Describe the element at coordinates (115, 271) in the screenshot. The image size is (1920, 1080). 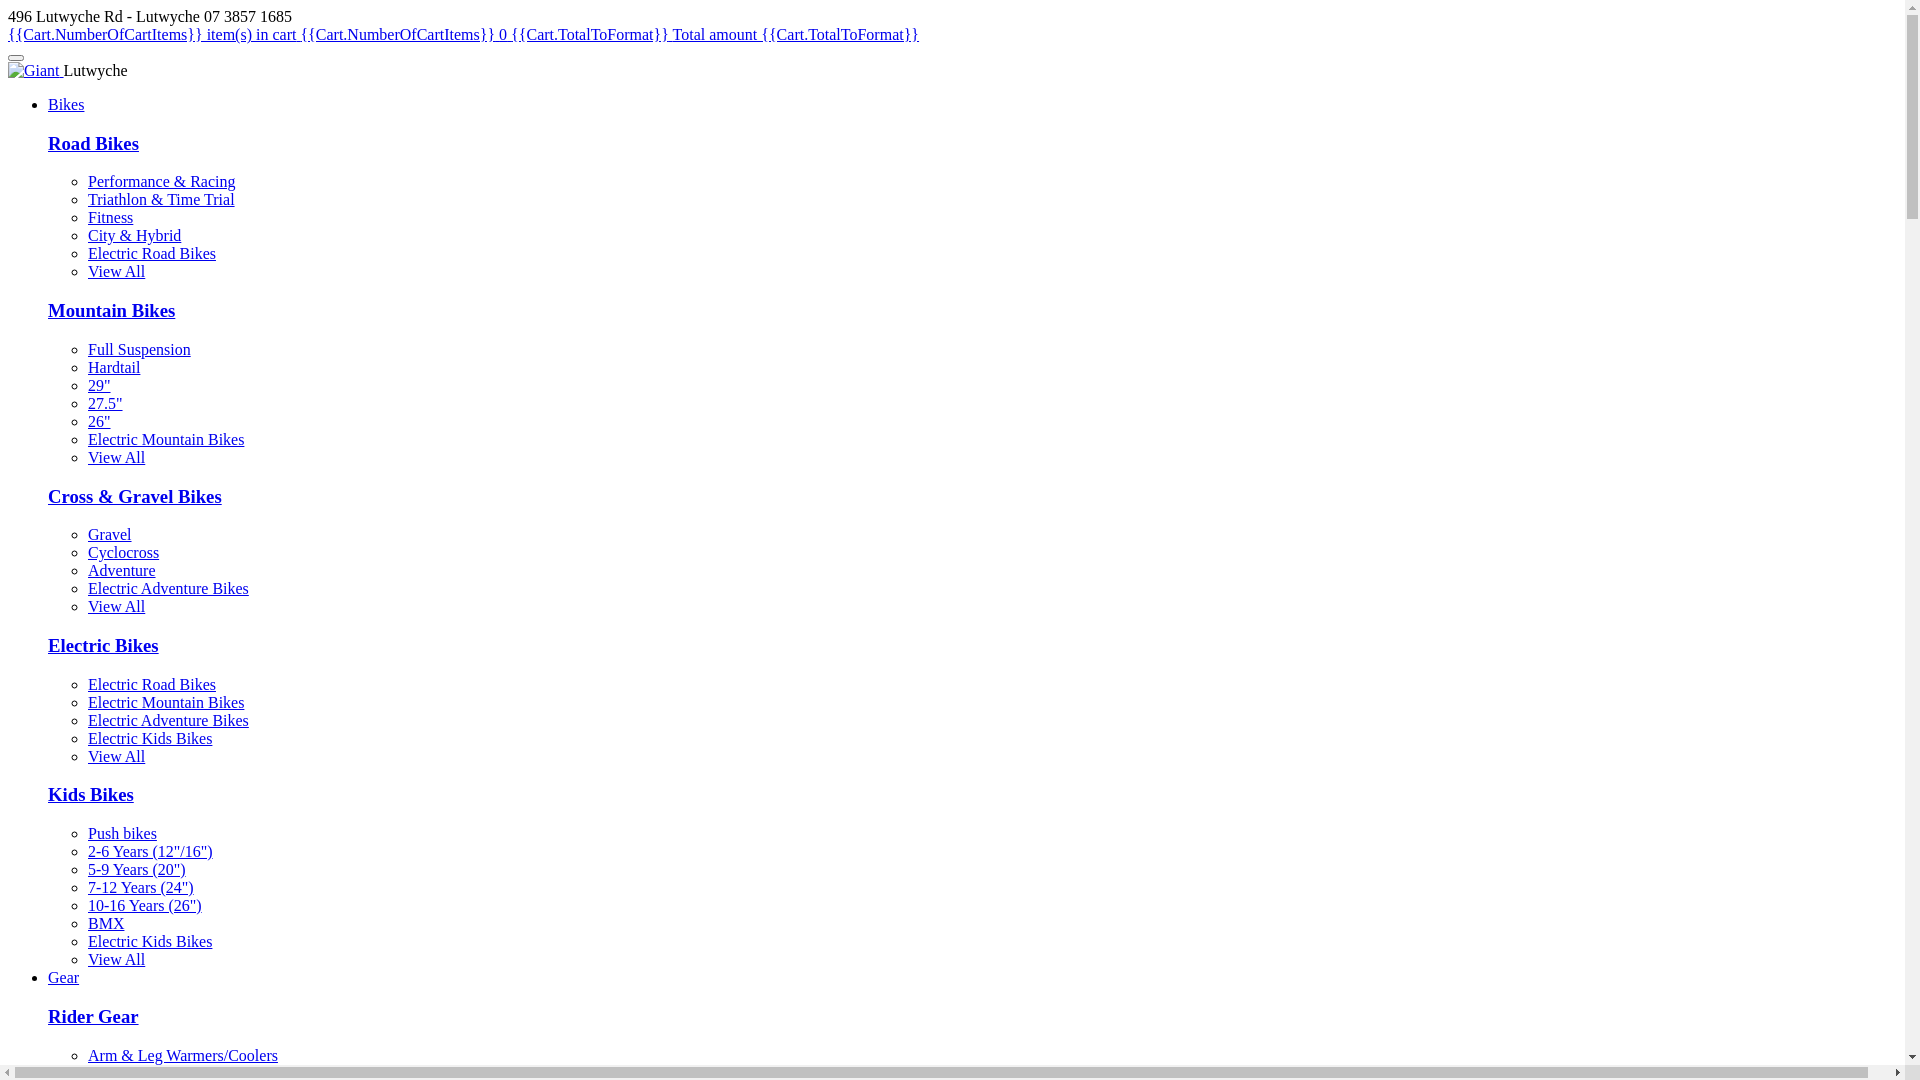
I see `'View All'` at that location.